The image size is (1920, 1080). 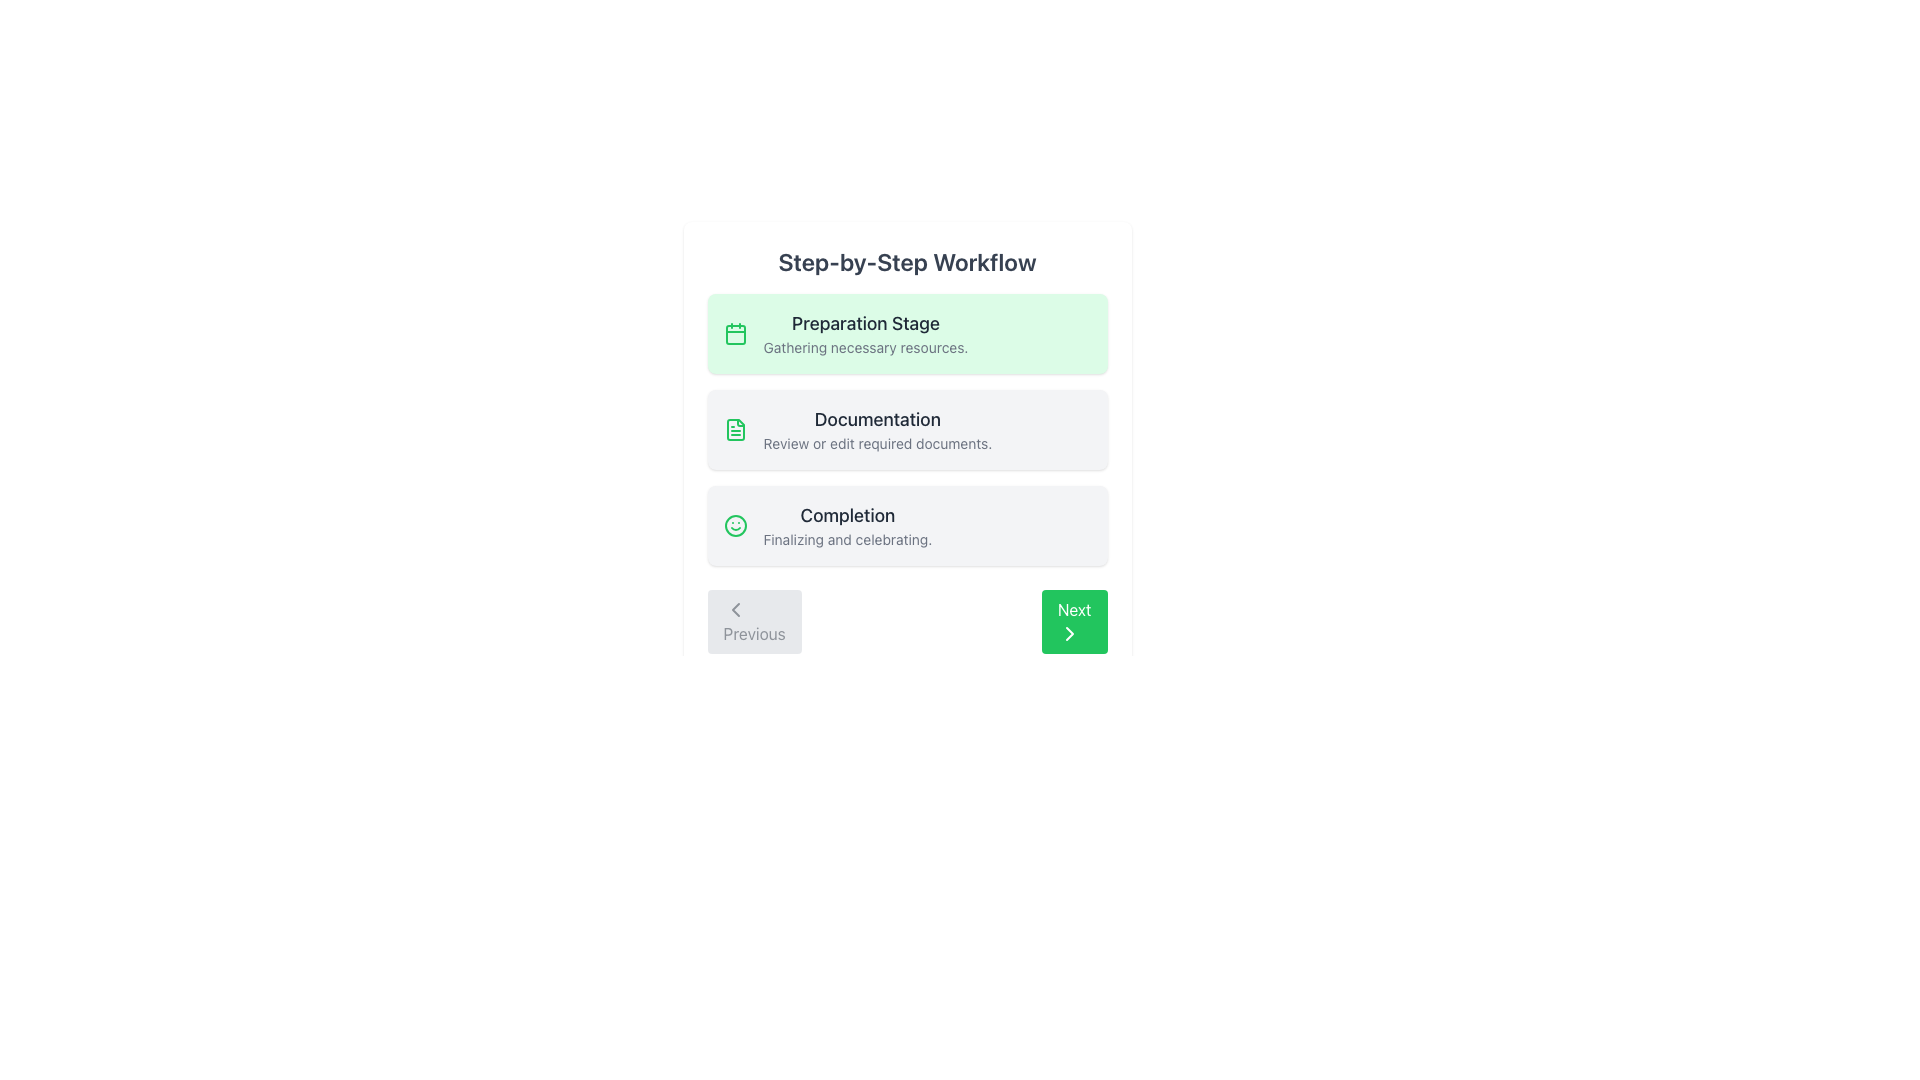 What do you see at coordinates (753, 620) in the screenshot?
I see `the 'Previous' button located in the bottom-left corner of the navigation bar` at bounding box center [753, 620].